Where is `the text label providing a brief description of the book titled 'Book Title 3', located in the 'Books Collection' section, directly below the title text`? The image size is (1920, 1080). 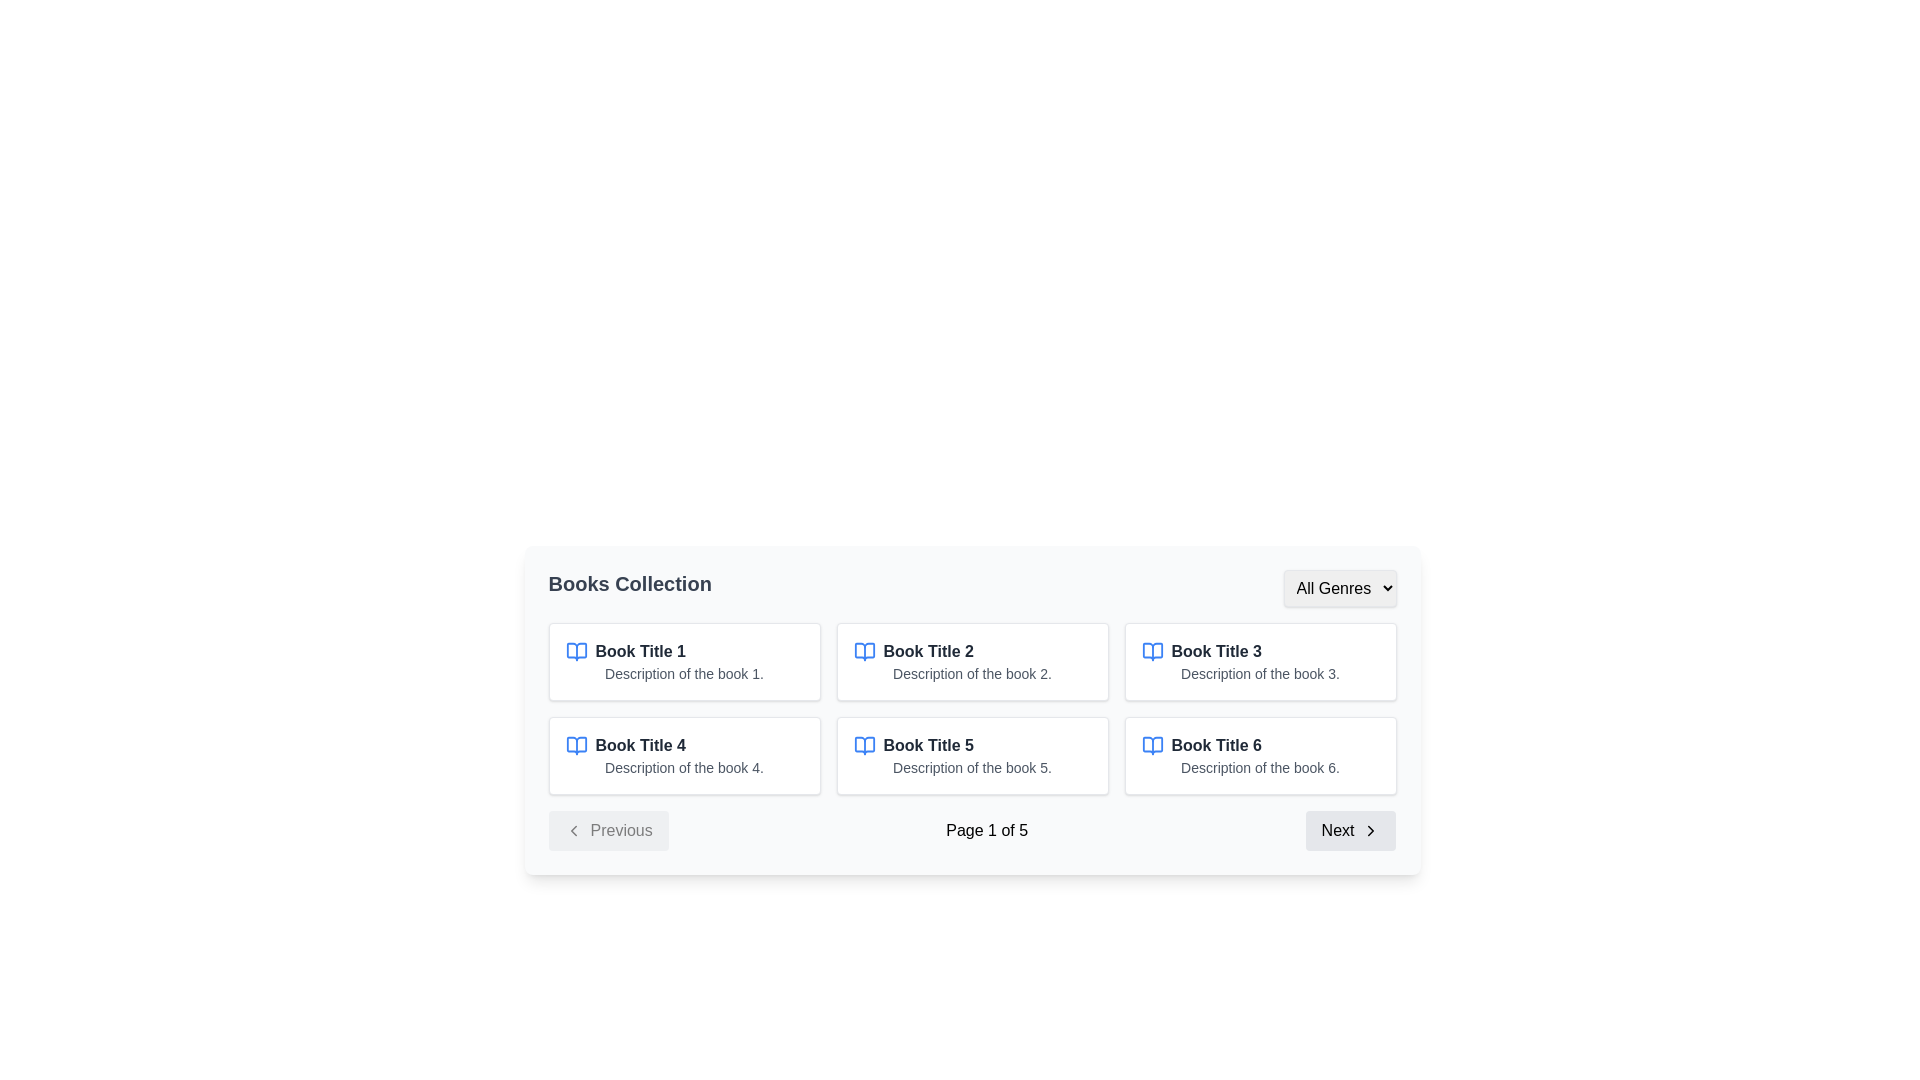
the text label providing a brief description of the book titled 'Book Title 3', located in the 'Books Collection' section, directly below the title text is located at coordinates (1259, 674).